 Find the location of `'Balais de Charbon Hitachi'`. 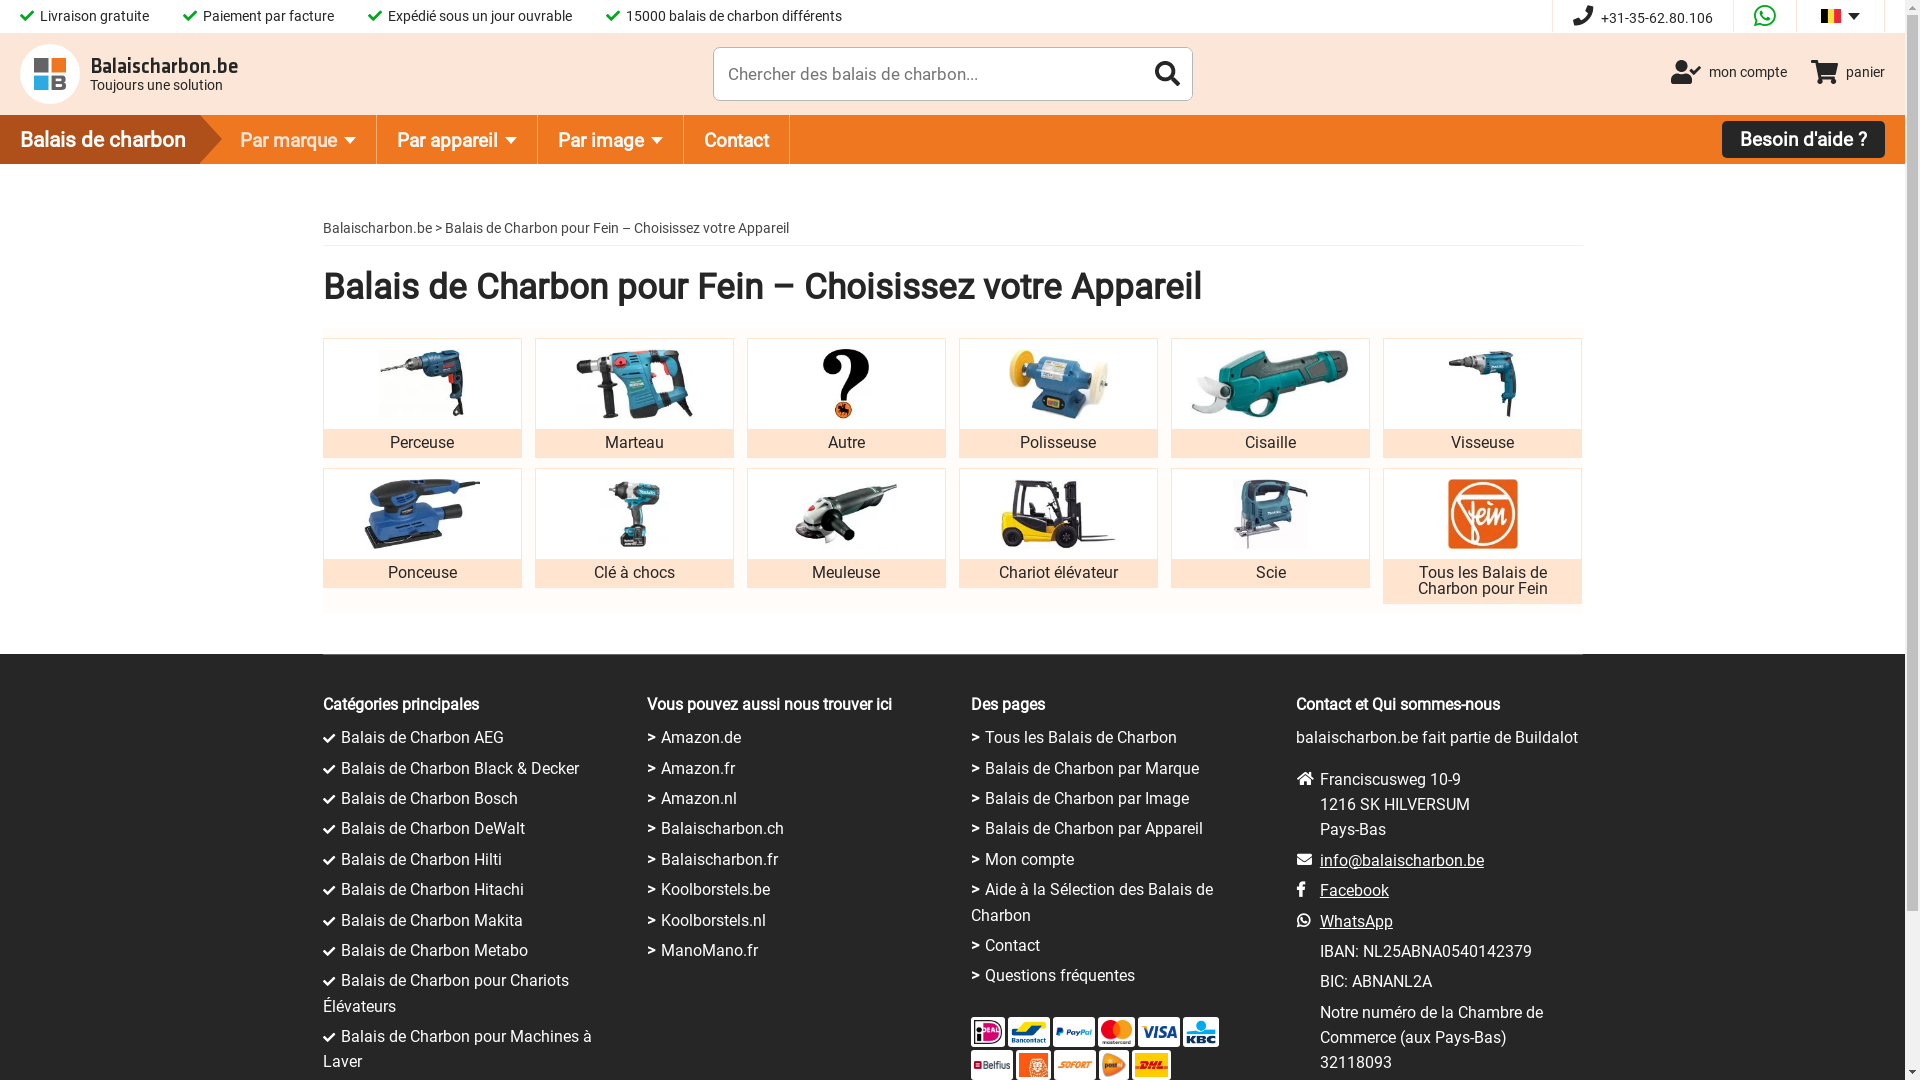

'Balais de Charbon Hitachi' is located at coordinates (340, 888).